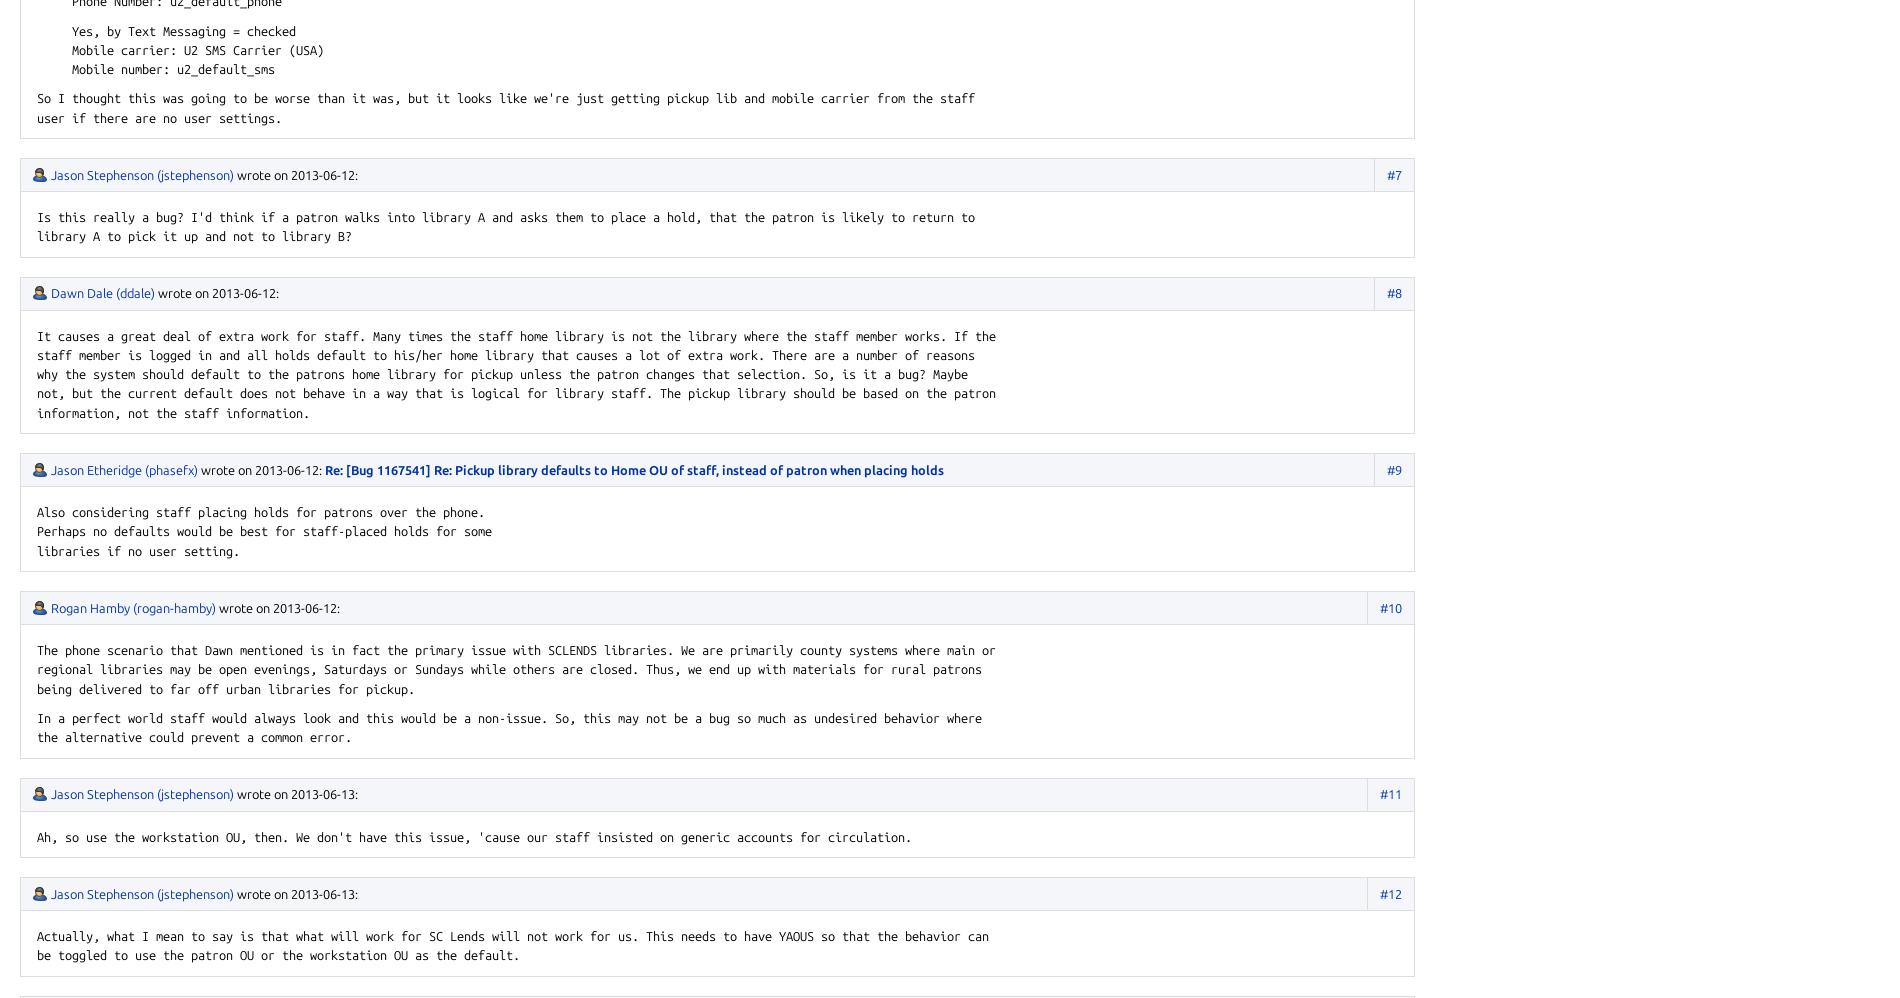 This screenshot has width=1900, height=998. What do you see at coordinates (37, 945) in the screenshot?
I see `'Actually, what I mean to say is that what will work for SC Lends will not work for us. This needs to have YAOUS so that the behavior can be toggled to use the patron OU or the workstation OU as the default.'` at bounding box center [37, 945].